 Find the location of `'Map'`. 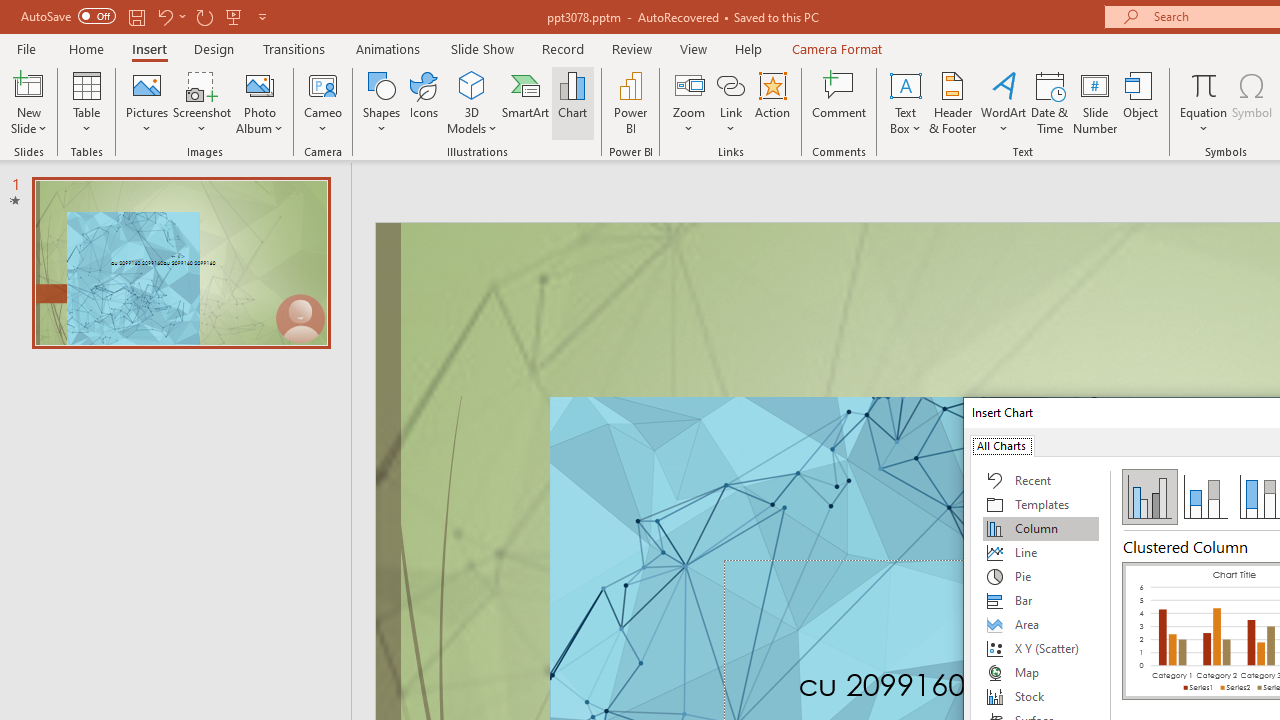

'Map' is located at coordinates (1040, 672).